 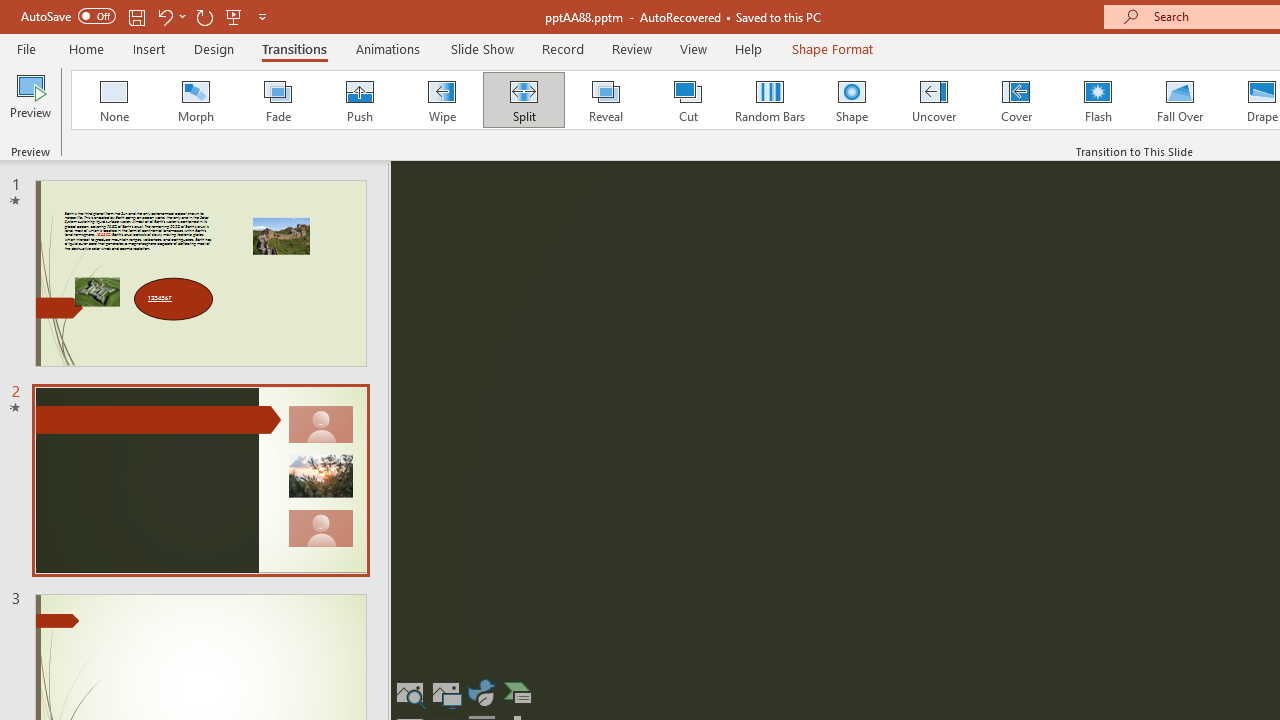 I want to click on 'None', so click(x=112, y=100).